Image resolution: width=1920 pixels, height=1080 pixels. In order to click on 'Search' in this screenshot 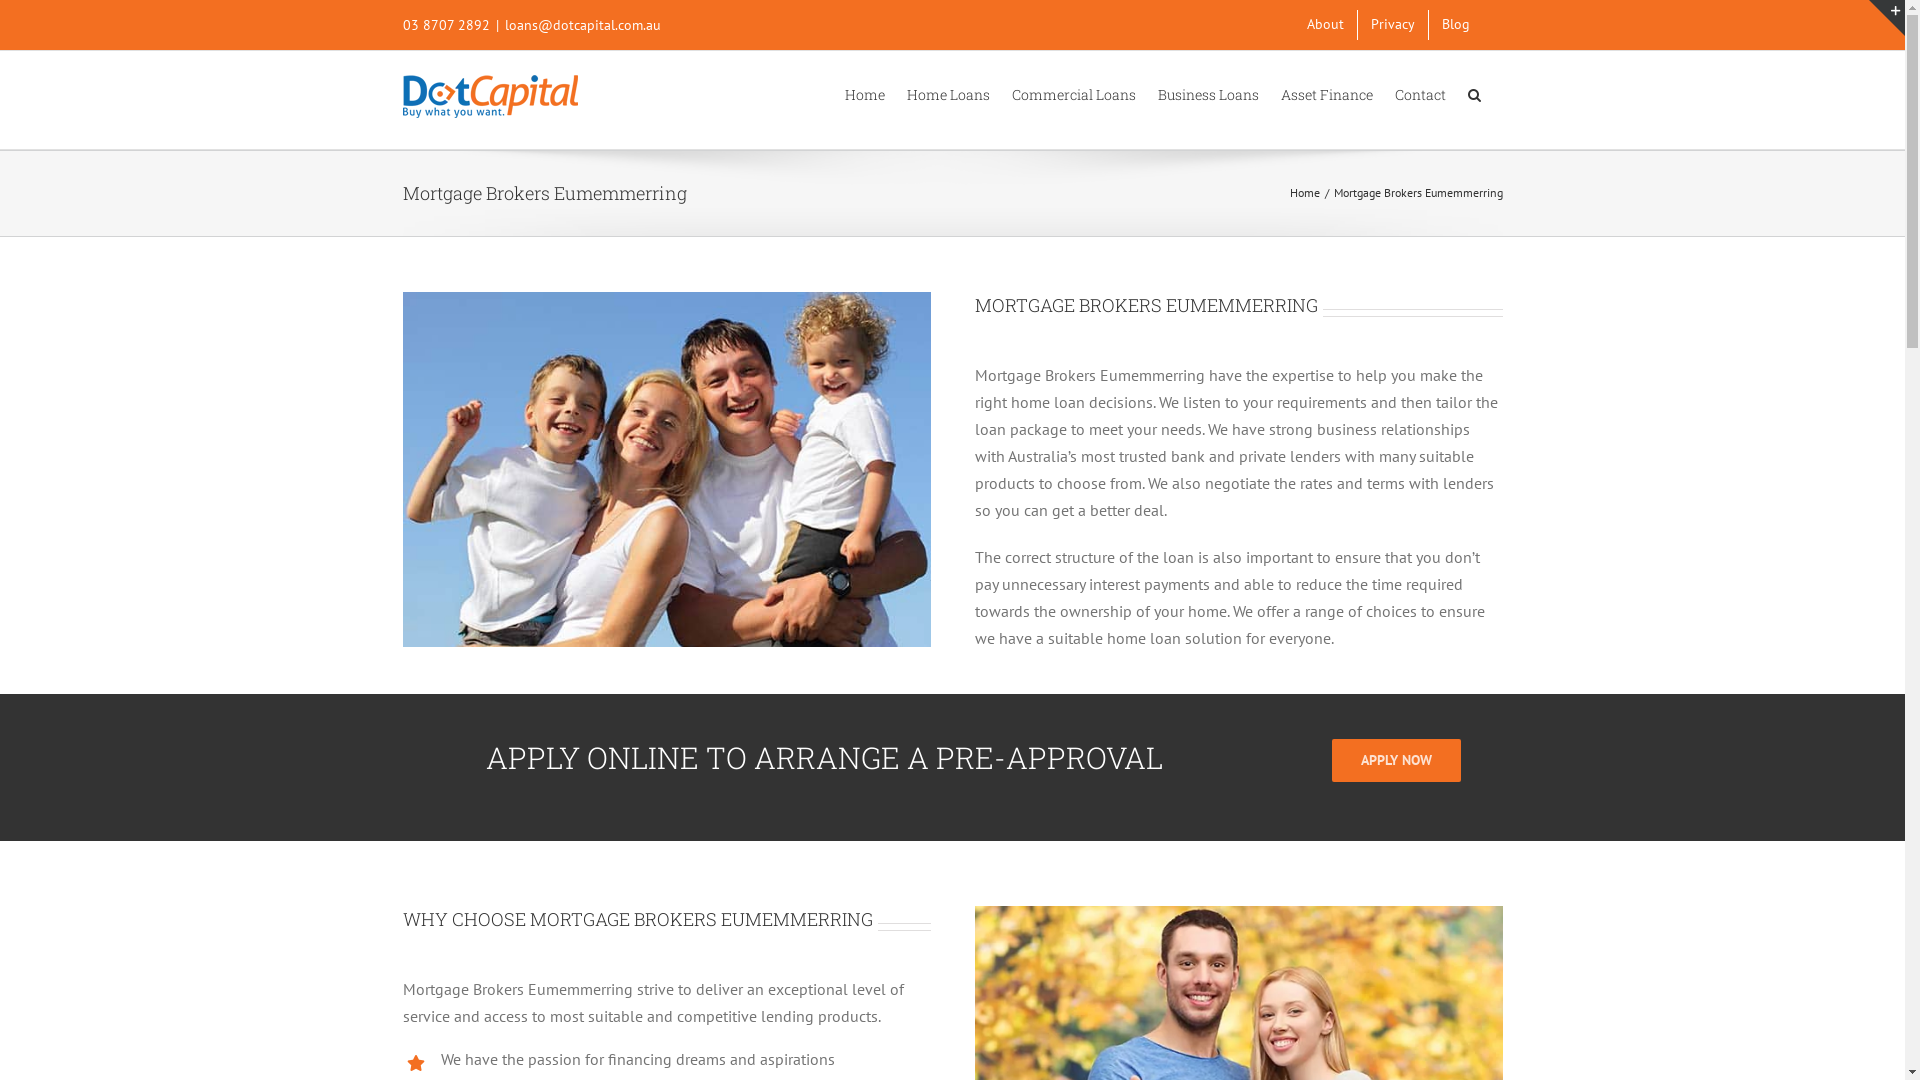, I will do `click(1474, 92)`.